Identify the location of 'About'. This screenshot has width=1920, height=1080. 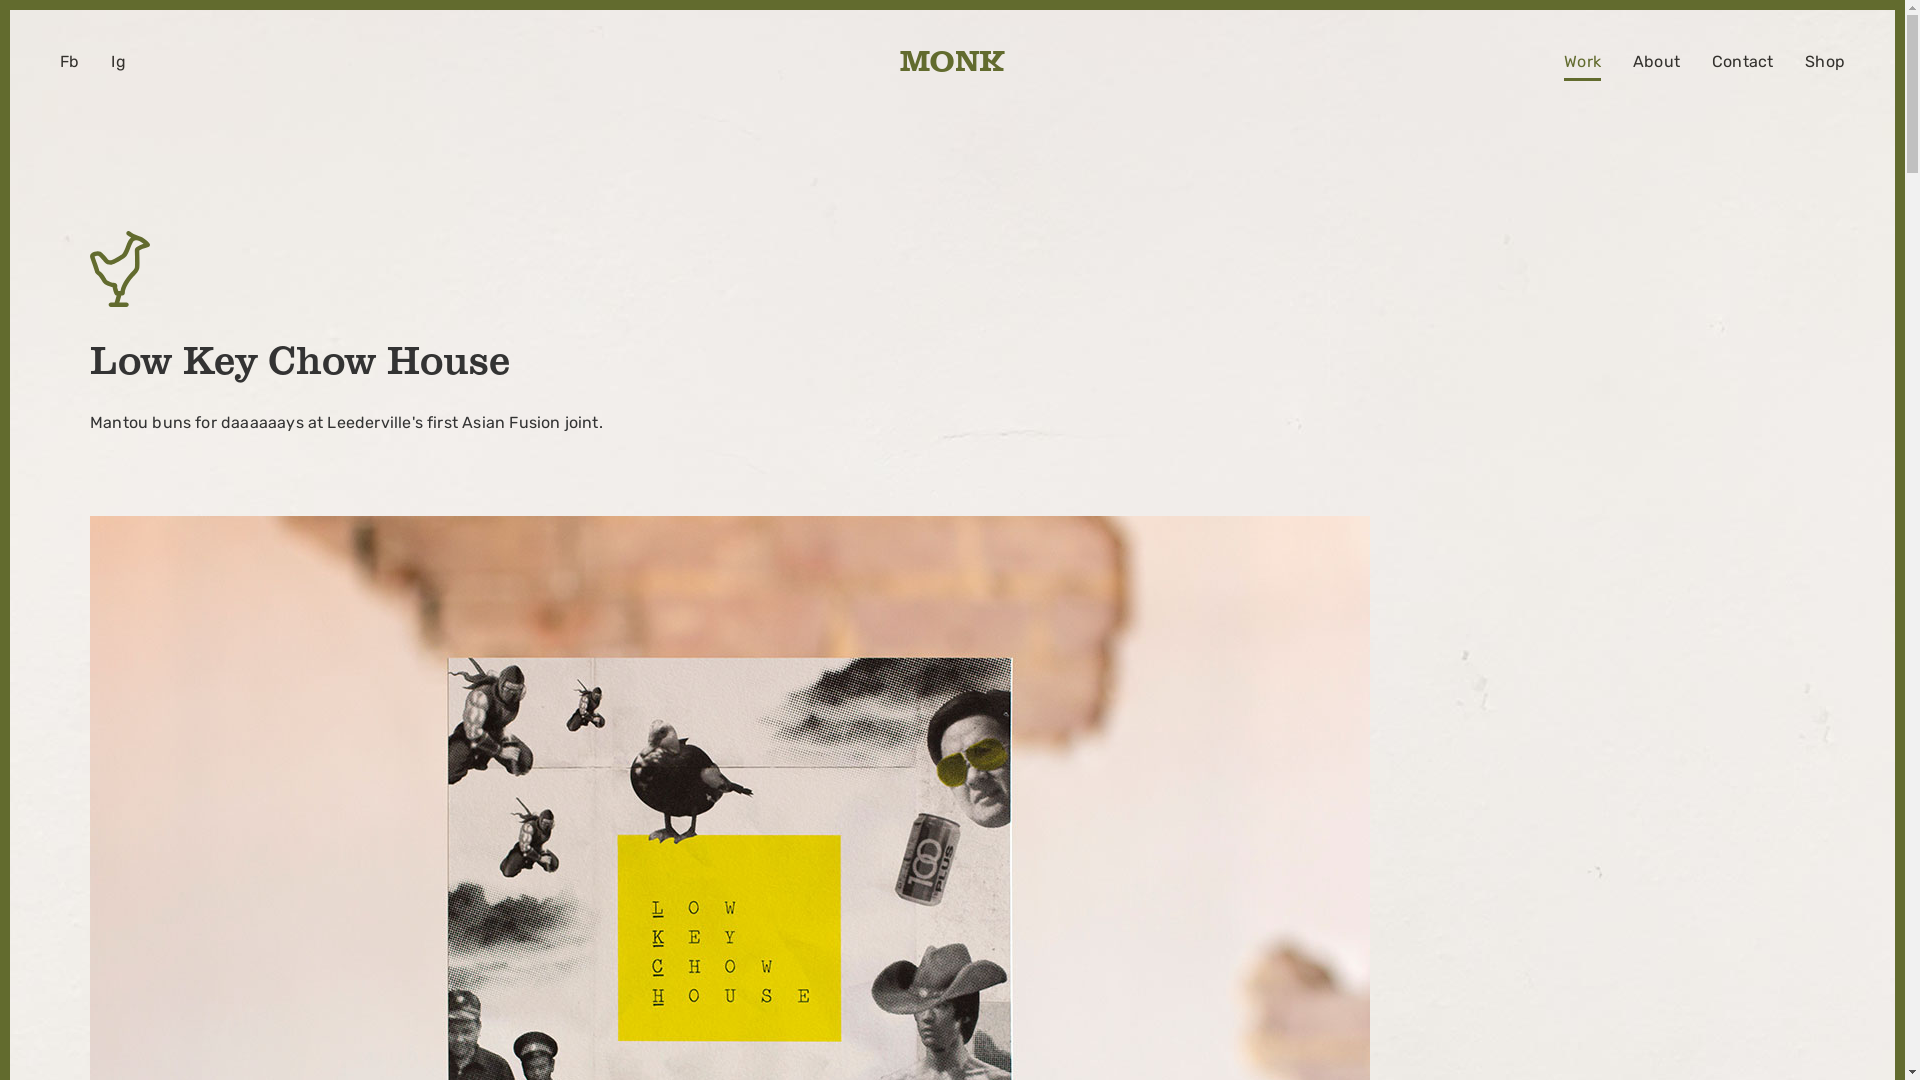
(1656, 64).